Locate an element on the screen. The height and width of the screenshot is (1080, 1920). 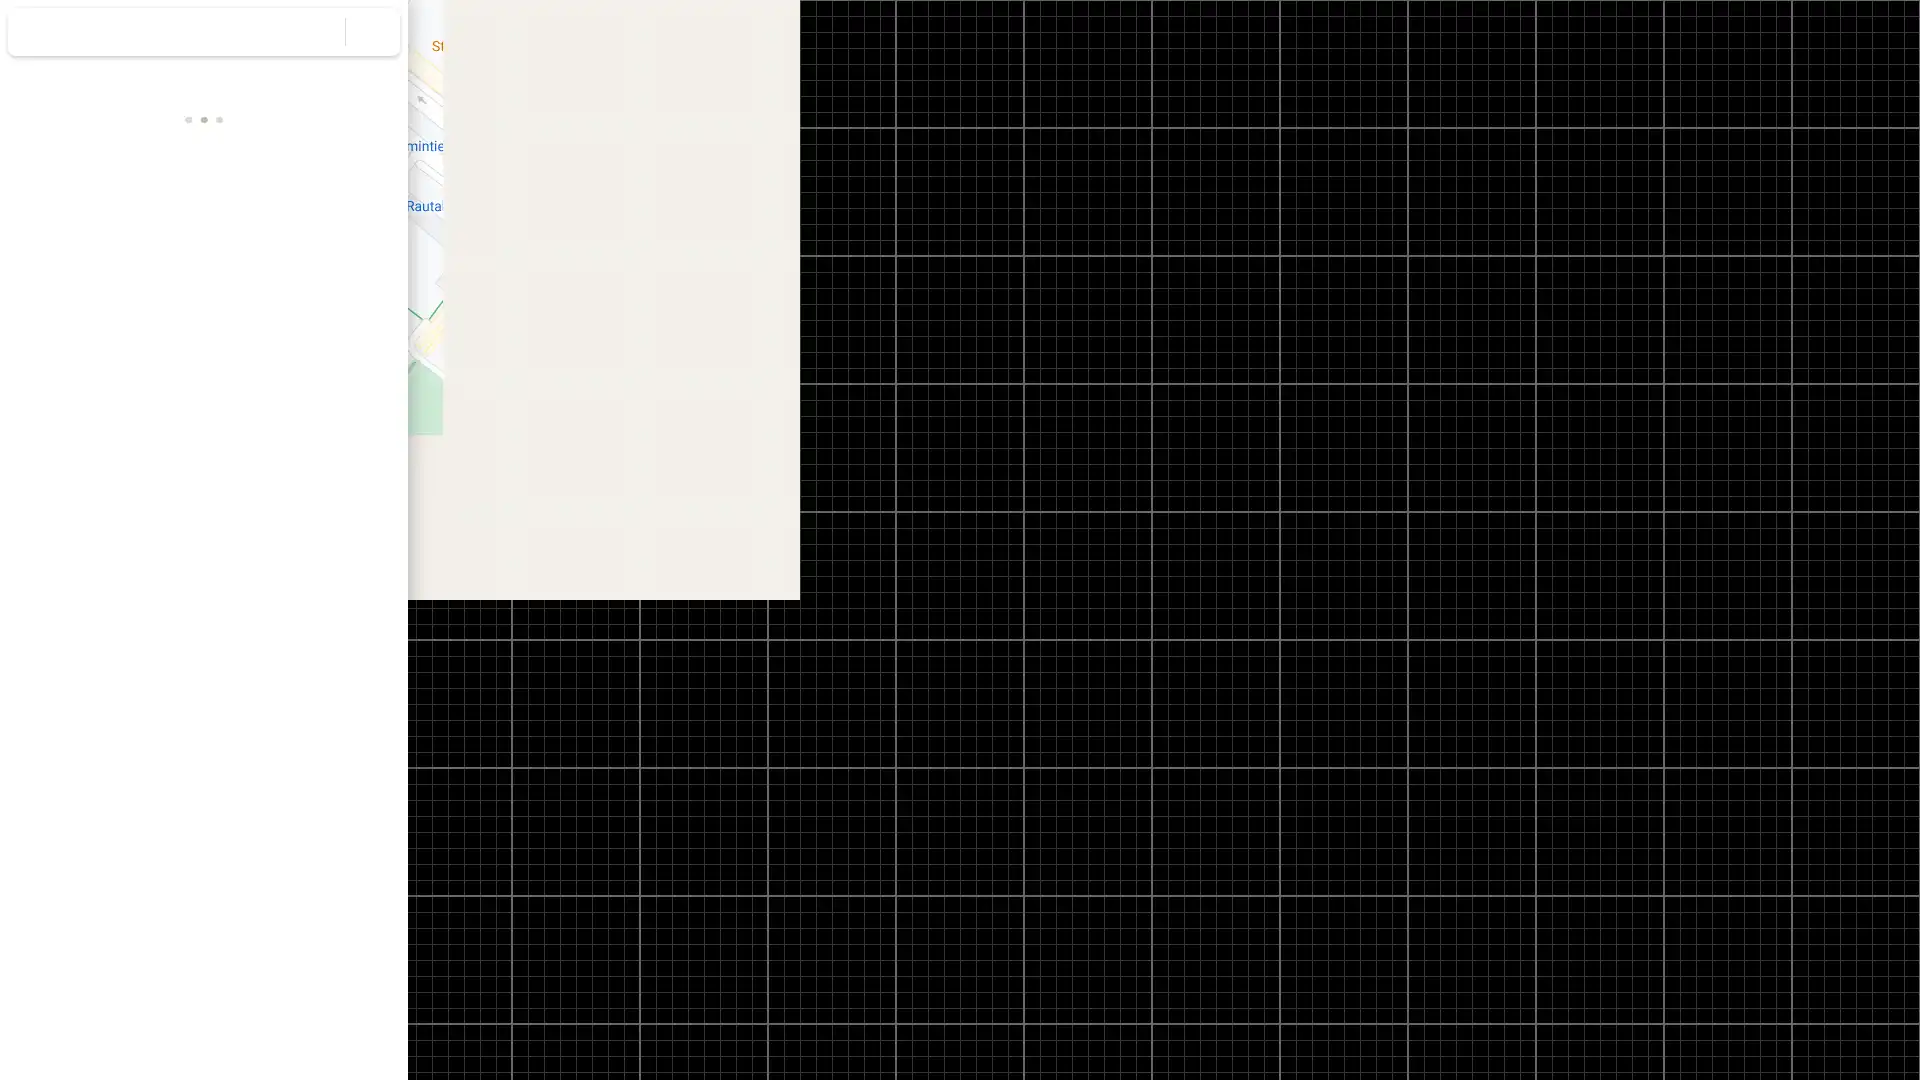
Clear search is located at coordinates (373, 31).